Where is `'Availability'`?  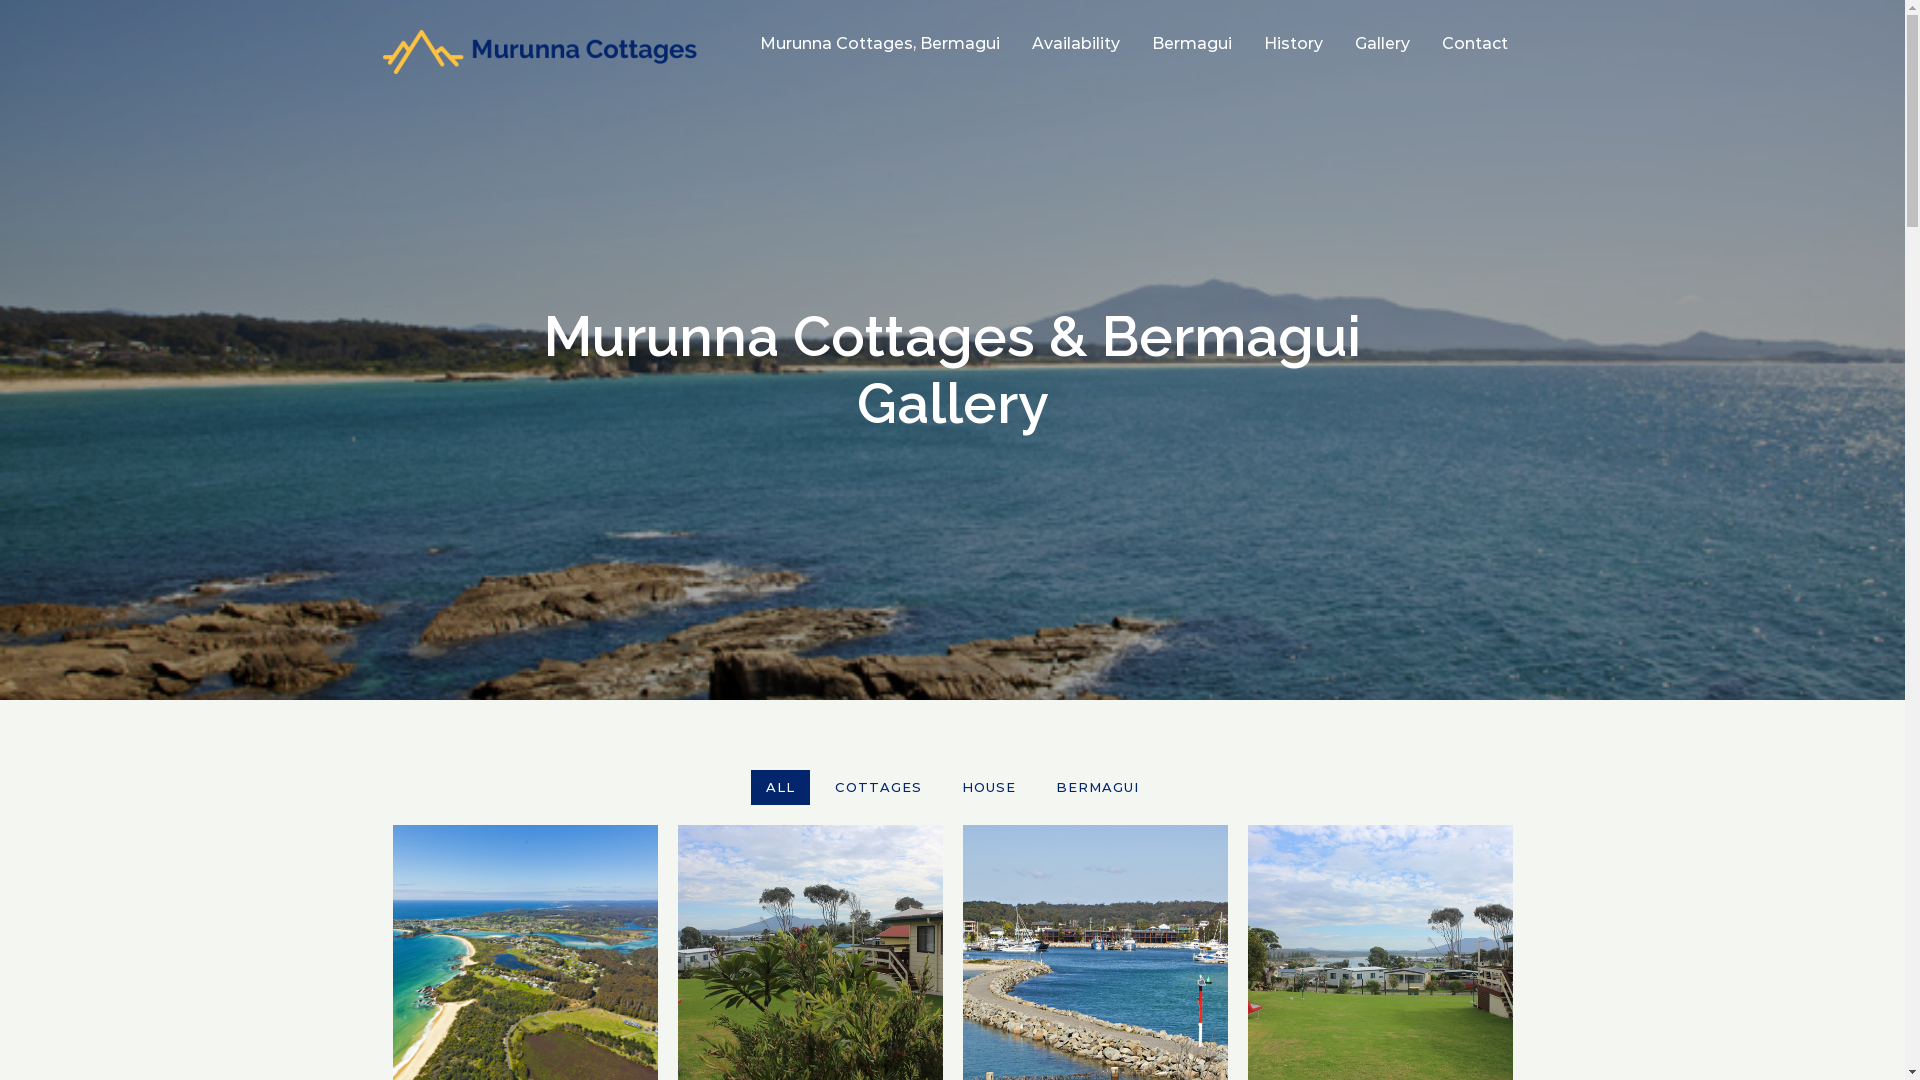 'Availability' is located at coordinates (1074, 43).